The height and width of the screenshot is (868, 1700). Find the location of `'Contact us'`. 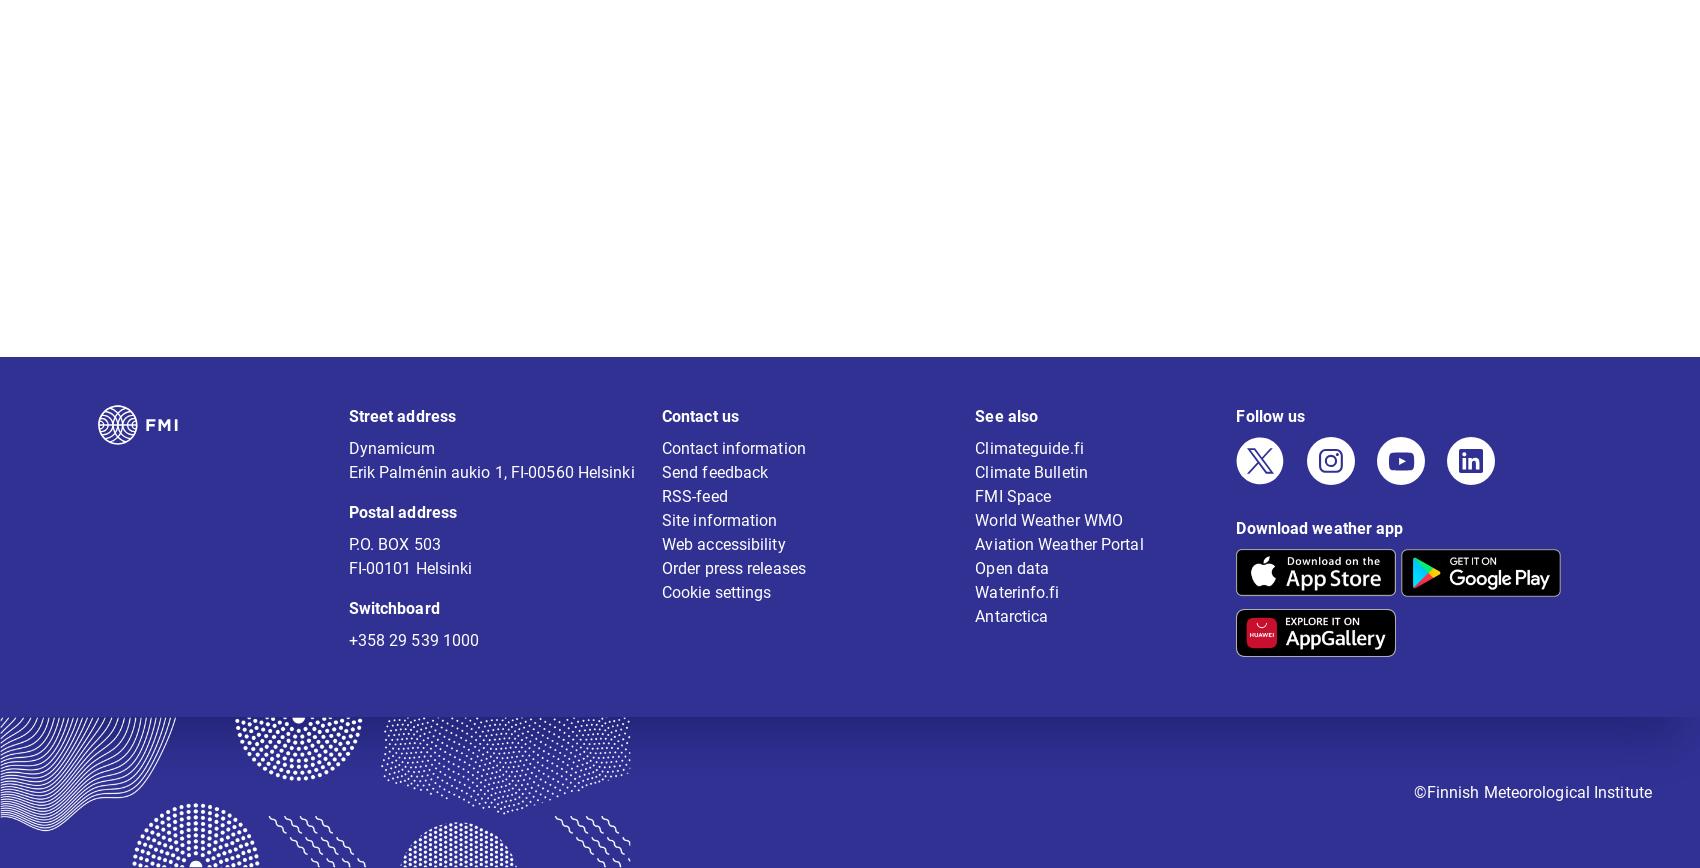

'Contact us' is located at coordinates (699, 429).